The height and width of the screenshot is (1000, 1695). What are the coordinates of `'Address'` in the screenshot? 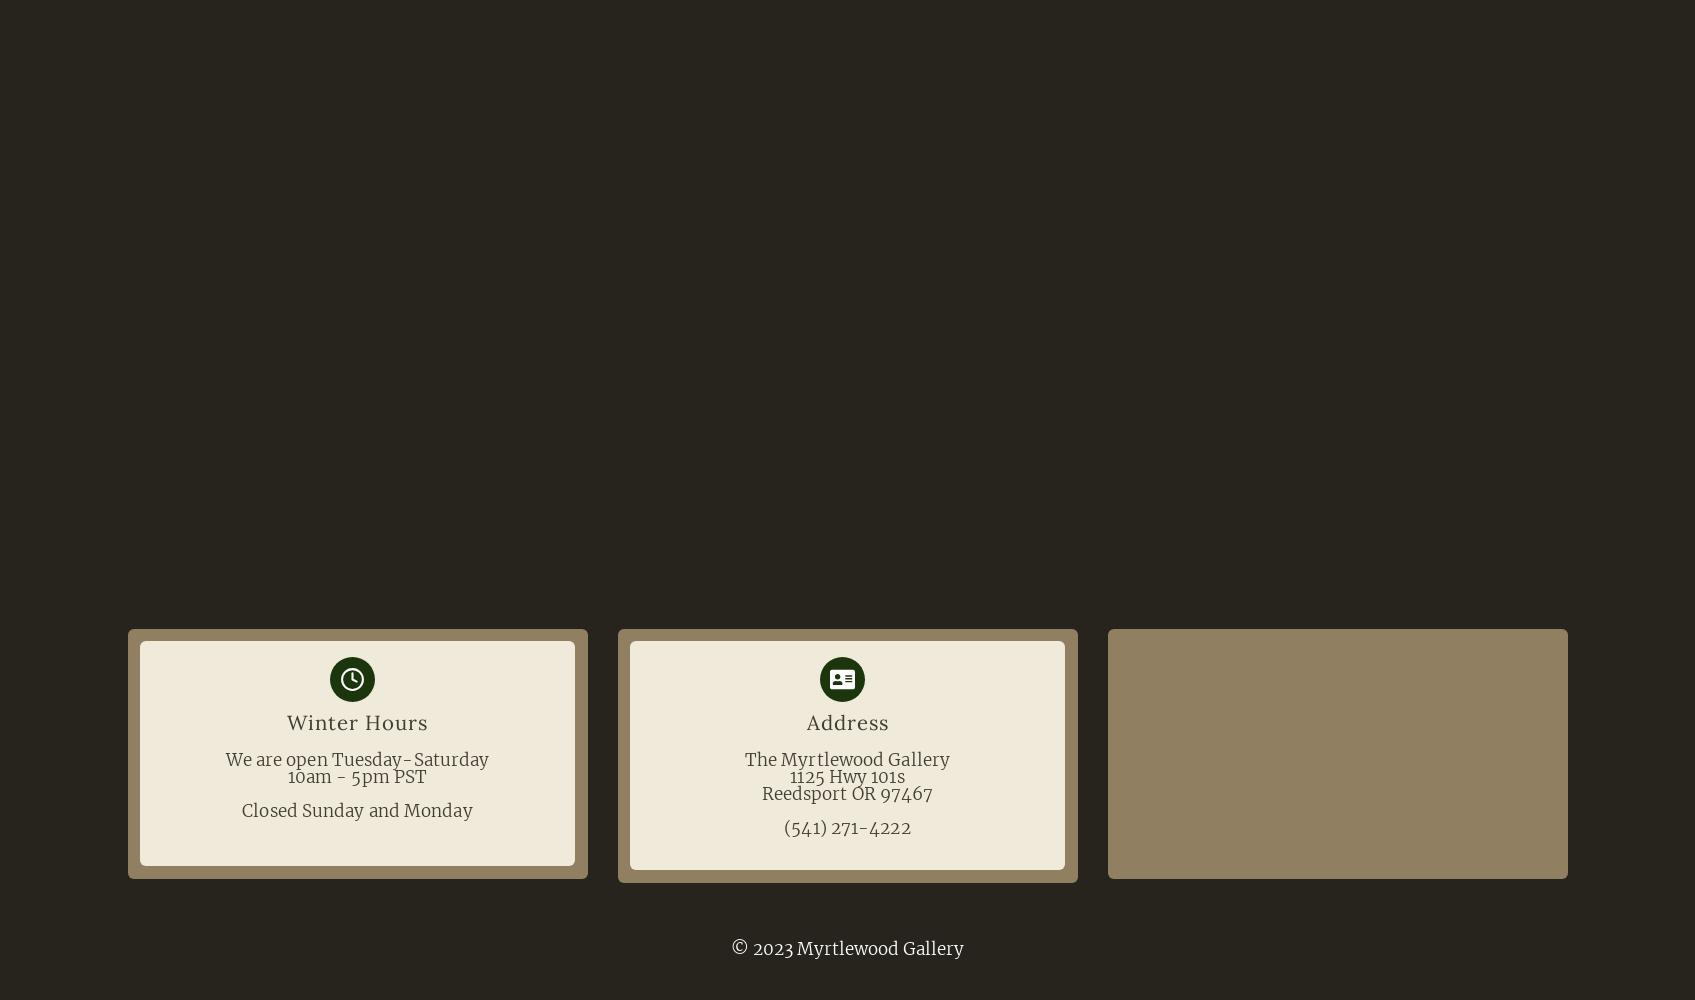 It's located at (846, 720).